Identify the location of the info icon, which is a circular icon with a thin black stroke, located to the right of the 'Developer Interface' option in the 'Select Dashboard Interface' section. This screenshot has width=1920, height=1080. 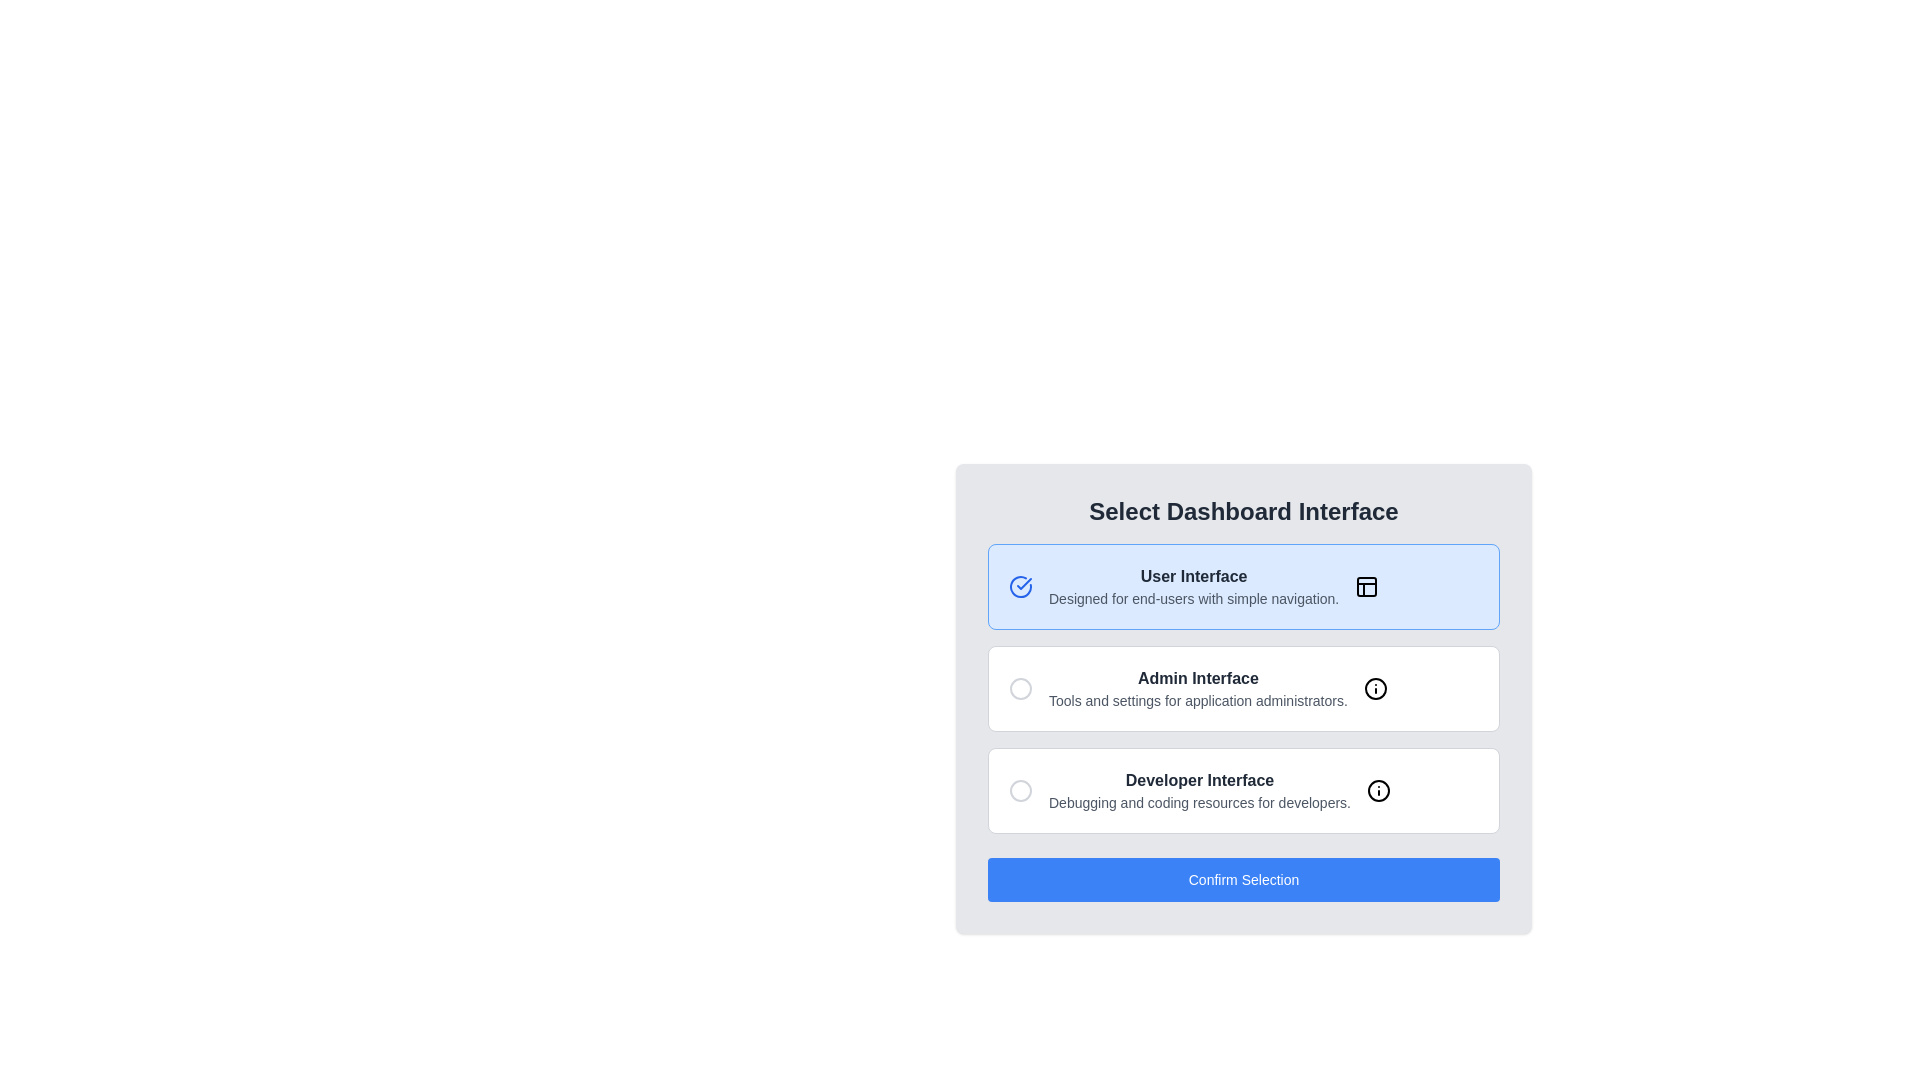
(1377, 789).